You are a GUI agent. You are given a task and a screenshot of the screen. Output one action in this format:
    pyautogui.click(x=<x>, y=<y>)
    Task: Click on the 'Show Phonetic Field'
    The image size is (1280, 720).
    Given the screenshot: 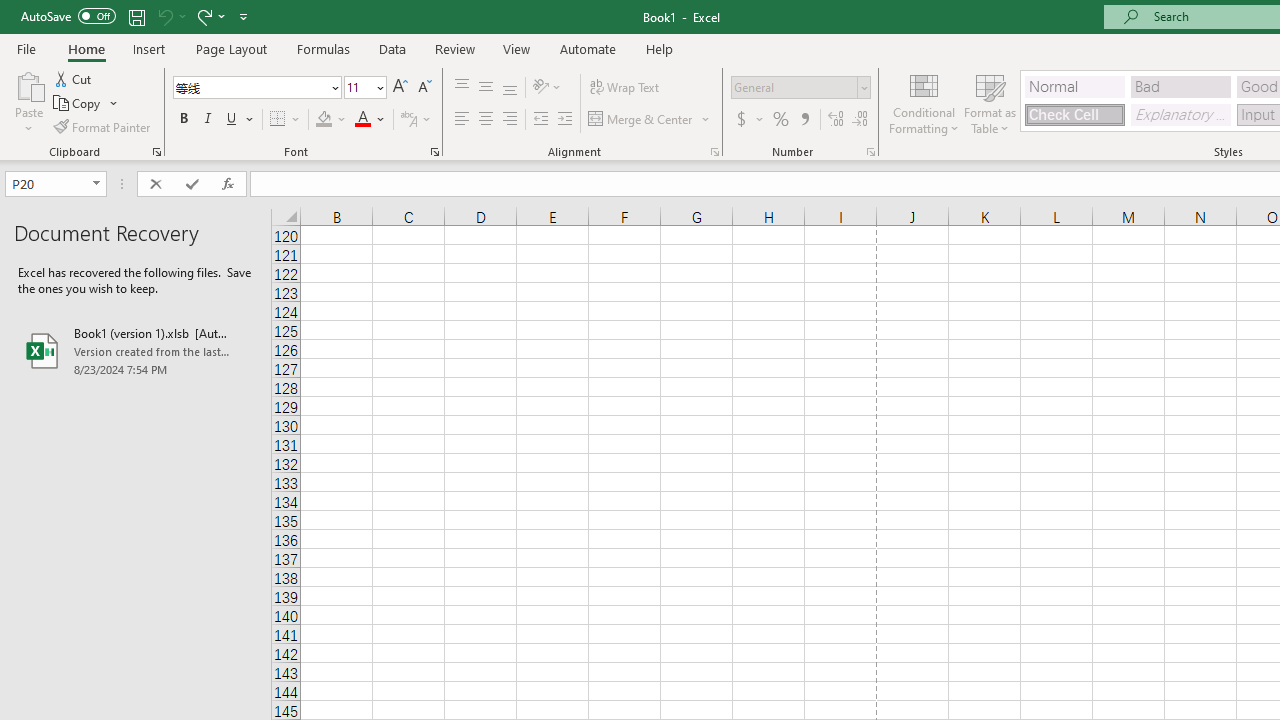 What is the action you would take?
    pyautogui.click(x=407, y=119)
    